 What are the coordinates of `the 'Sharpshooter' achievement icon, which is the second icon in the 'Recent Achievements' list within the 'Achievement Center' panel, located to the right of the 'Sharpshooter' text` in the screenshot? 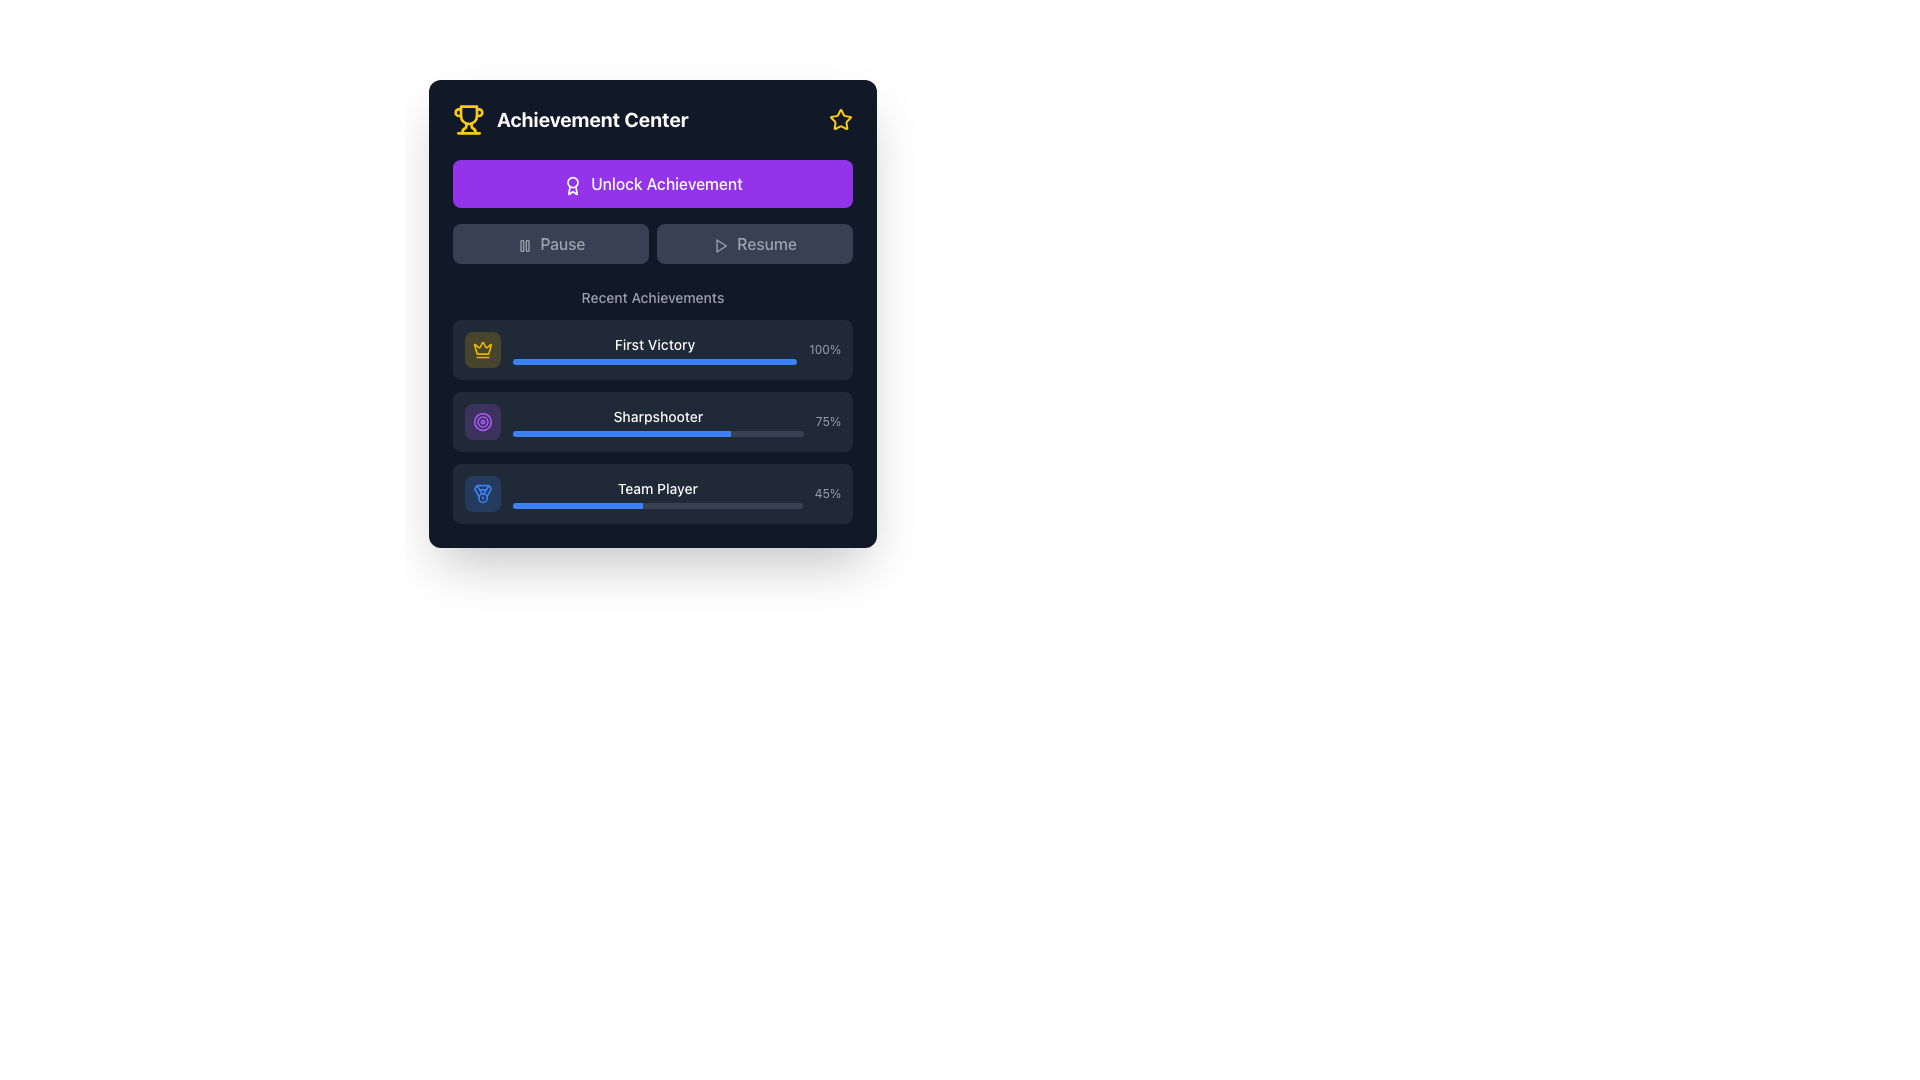 It's located at (483, 420).